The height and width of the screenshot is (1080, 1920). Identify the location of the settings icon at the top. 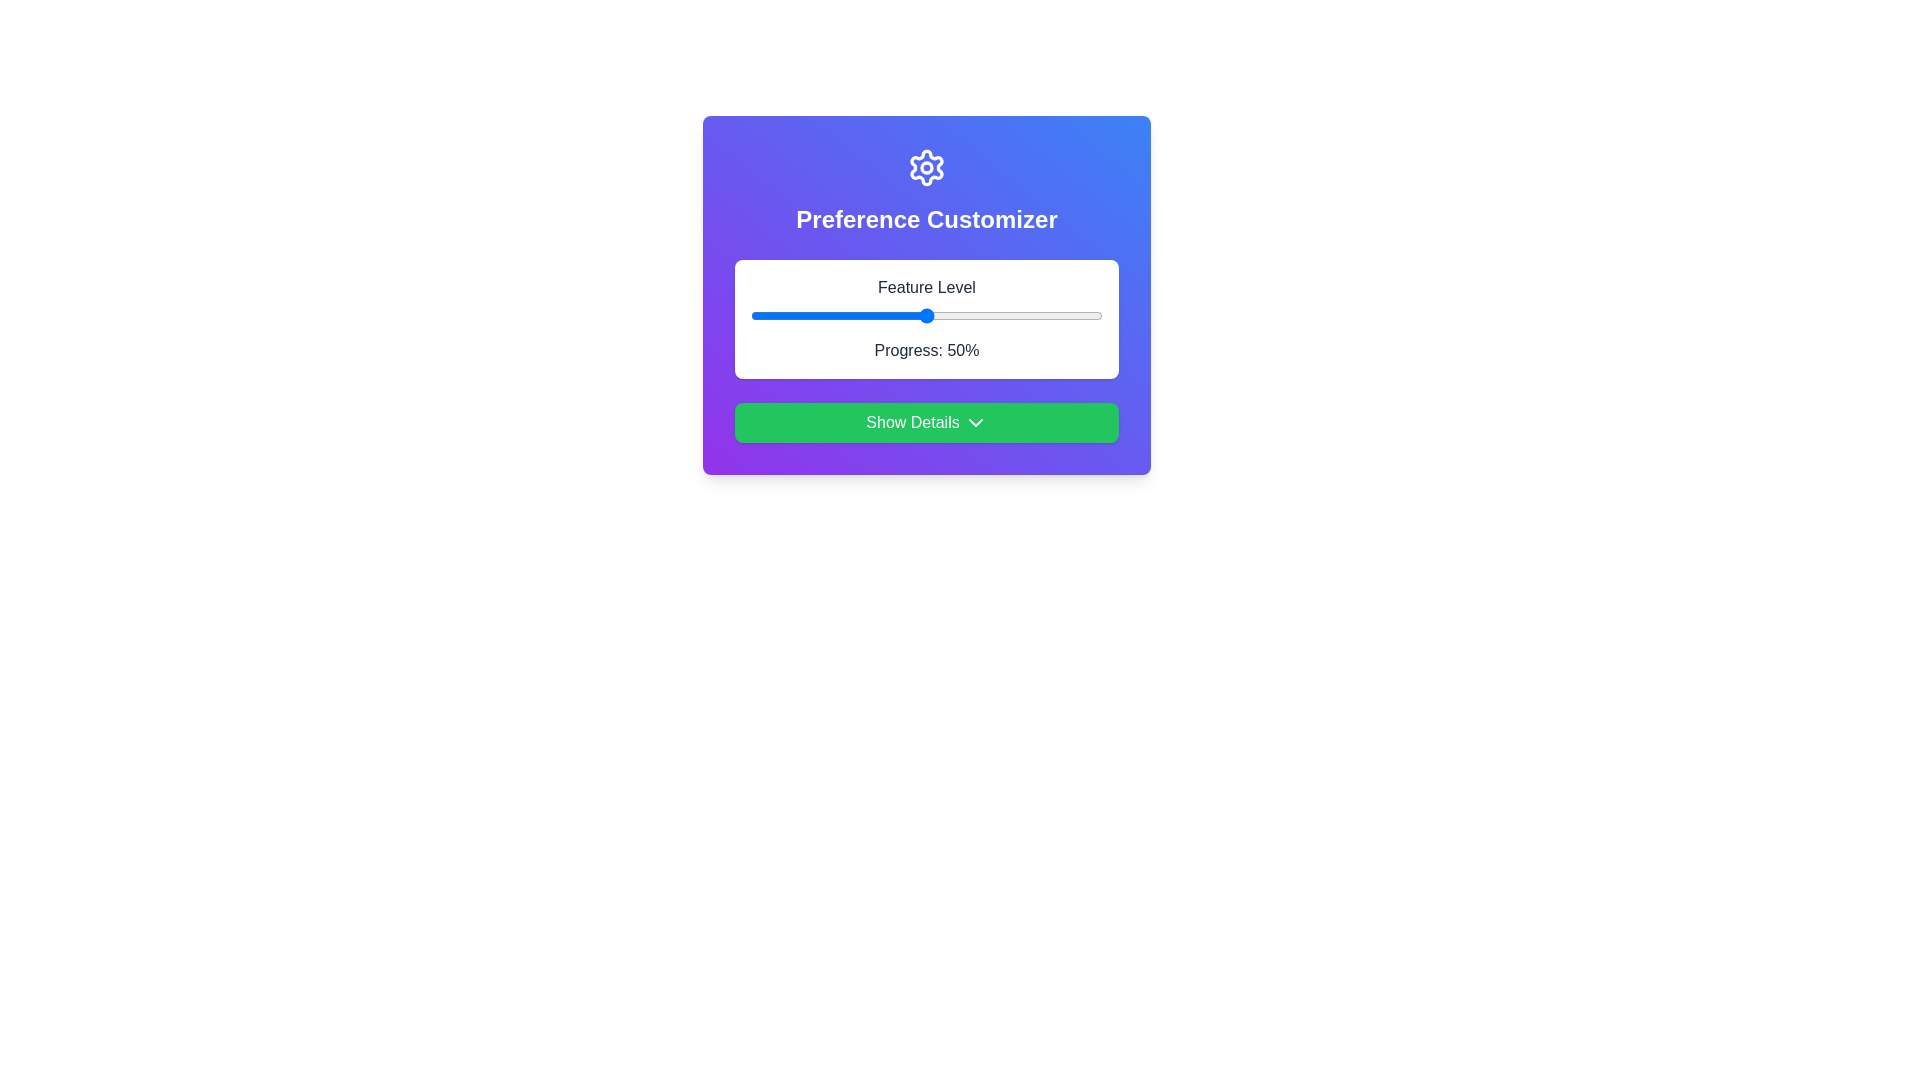
(925, 167).